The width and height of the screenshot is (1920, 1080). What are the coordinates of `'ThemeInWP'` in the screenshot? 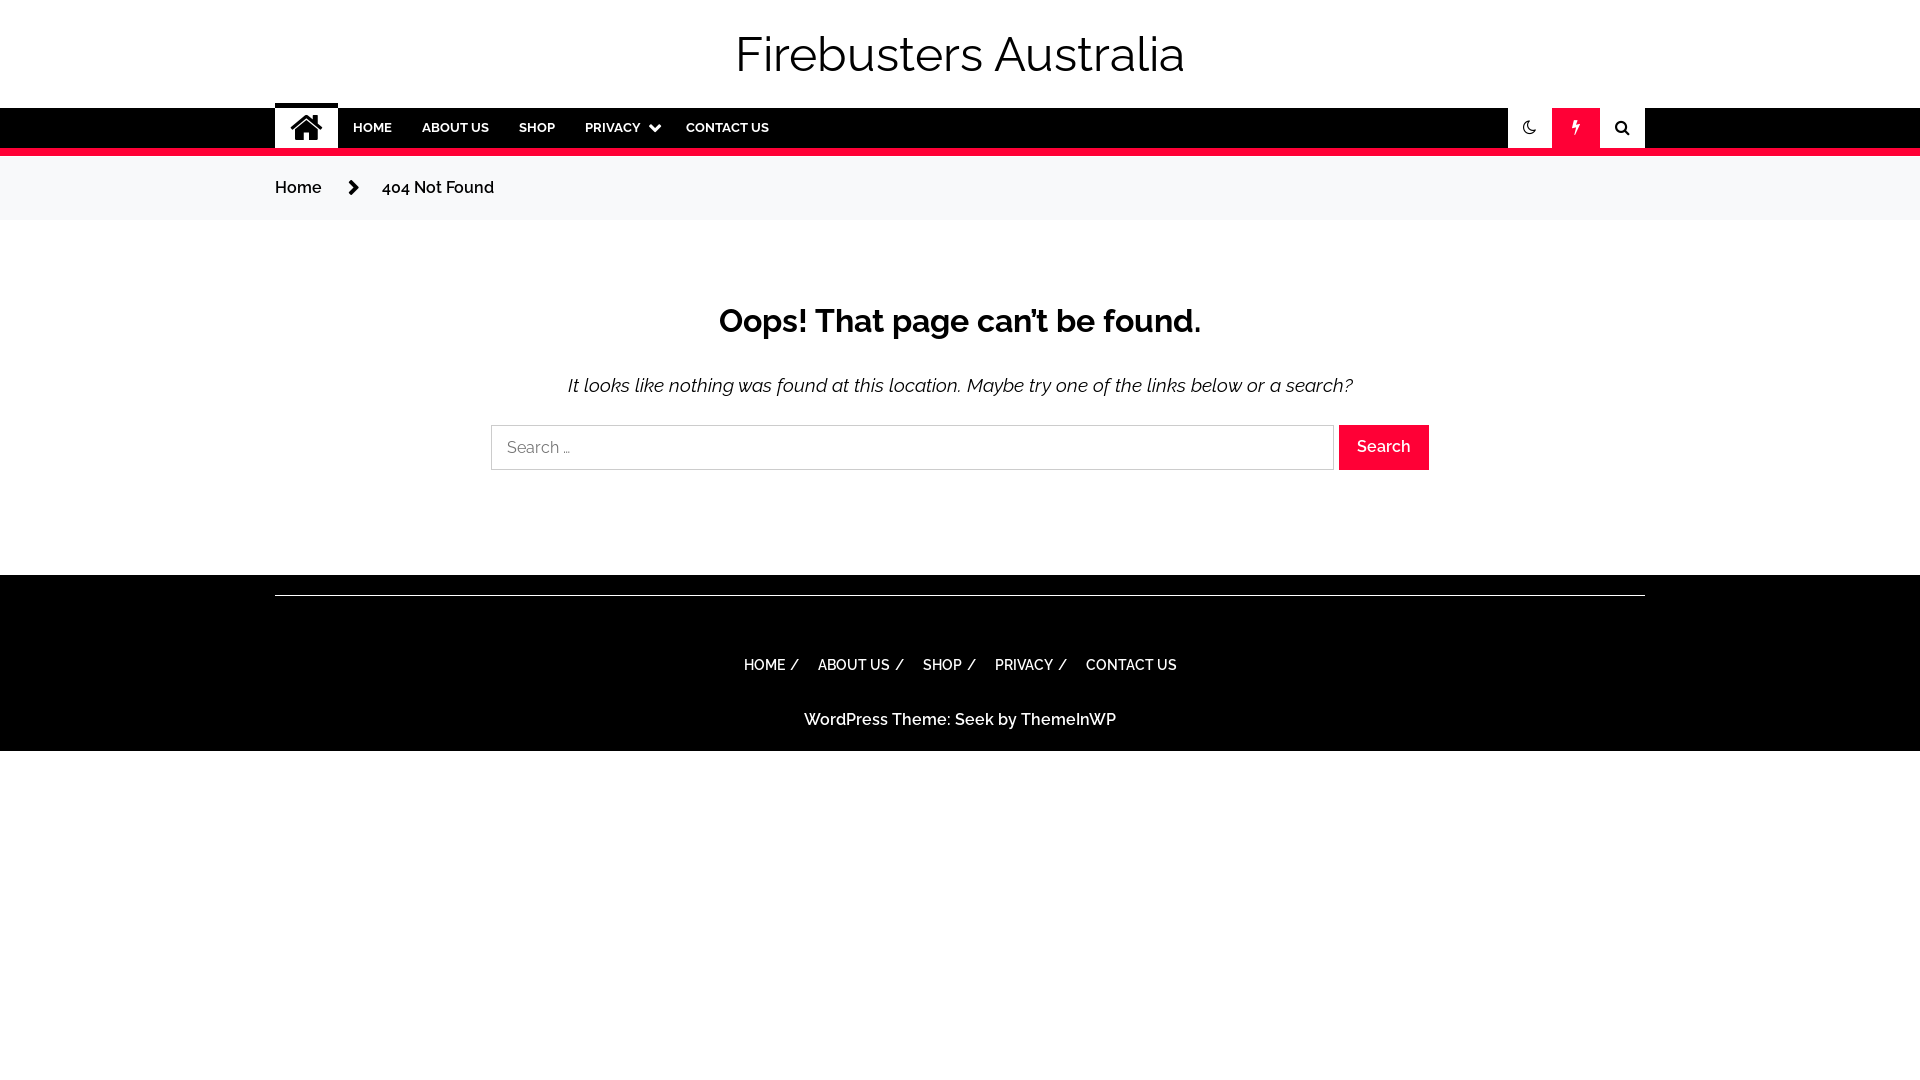 It's located at (1067, 718).